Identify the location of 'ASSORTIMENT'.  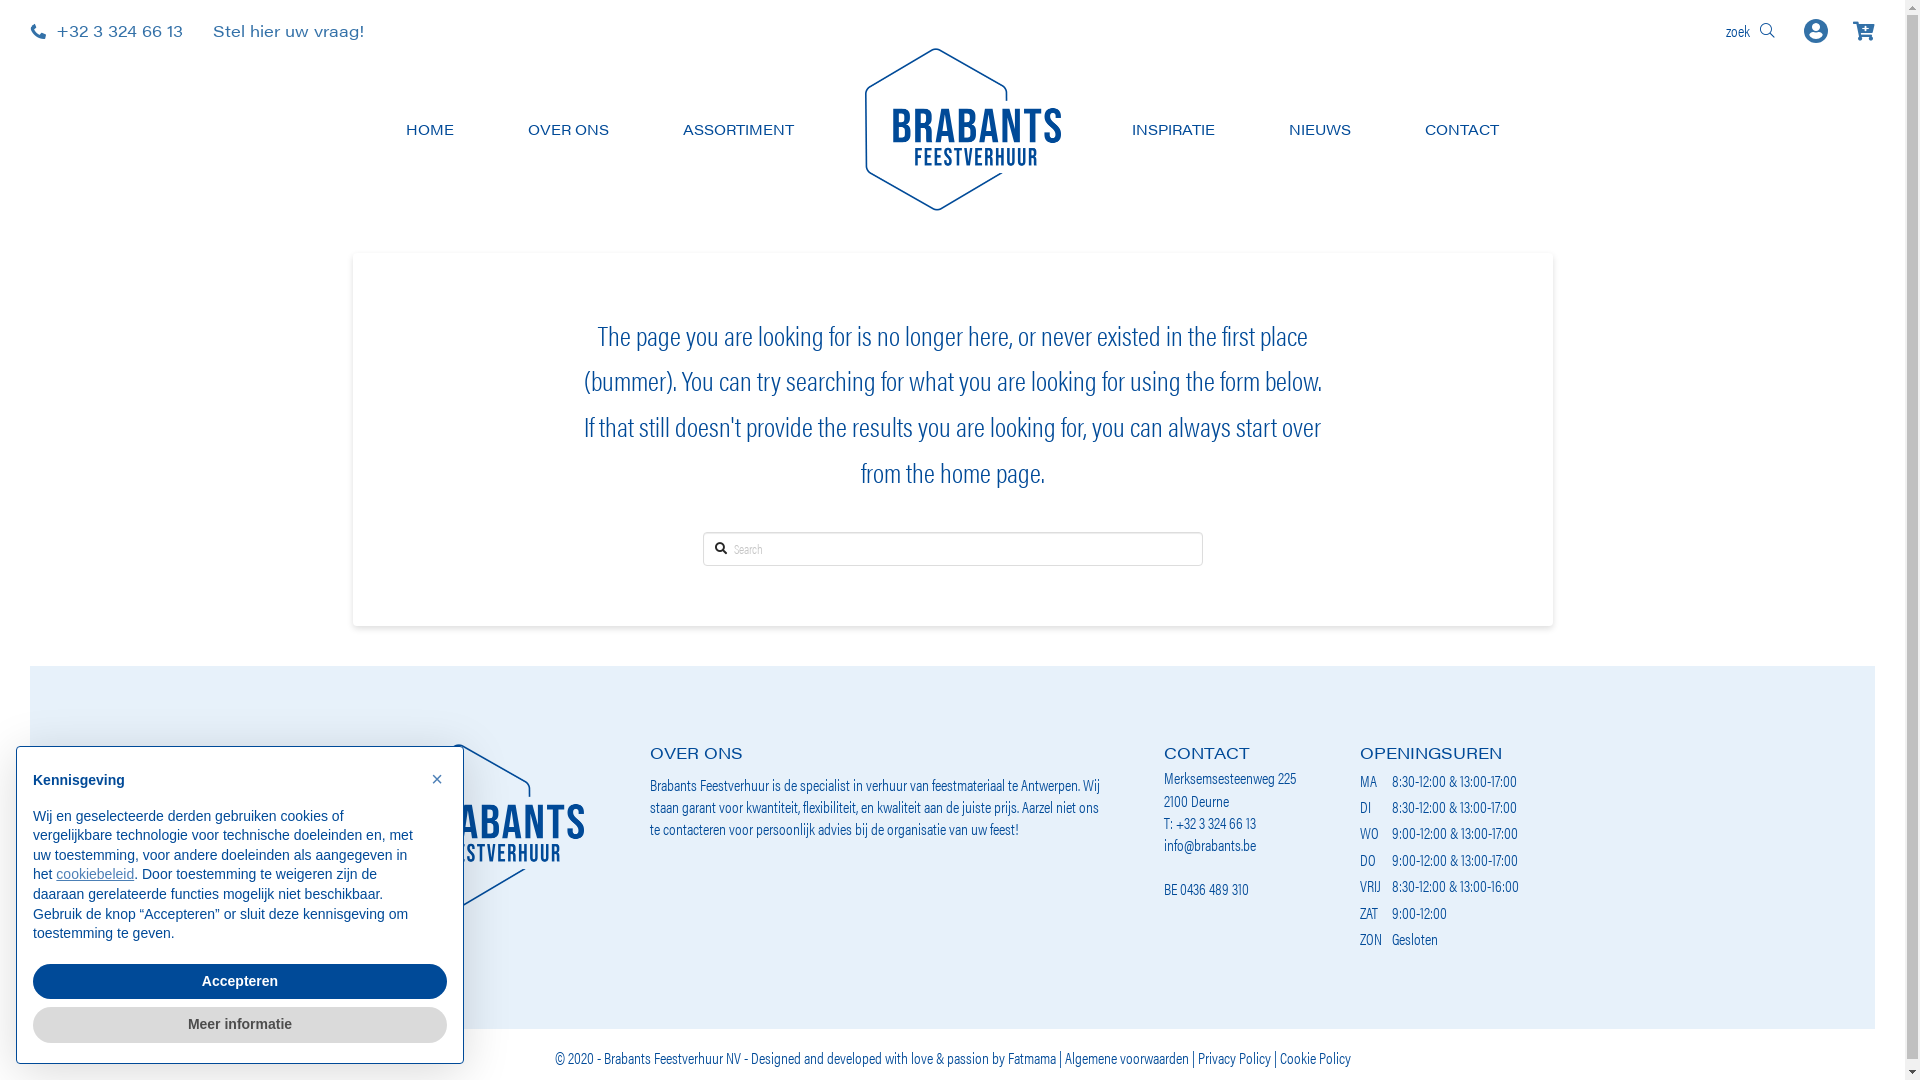
(737, 128).